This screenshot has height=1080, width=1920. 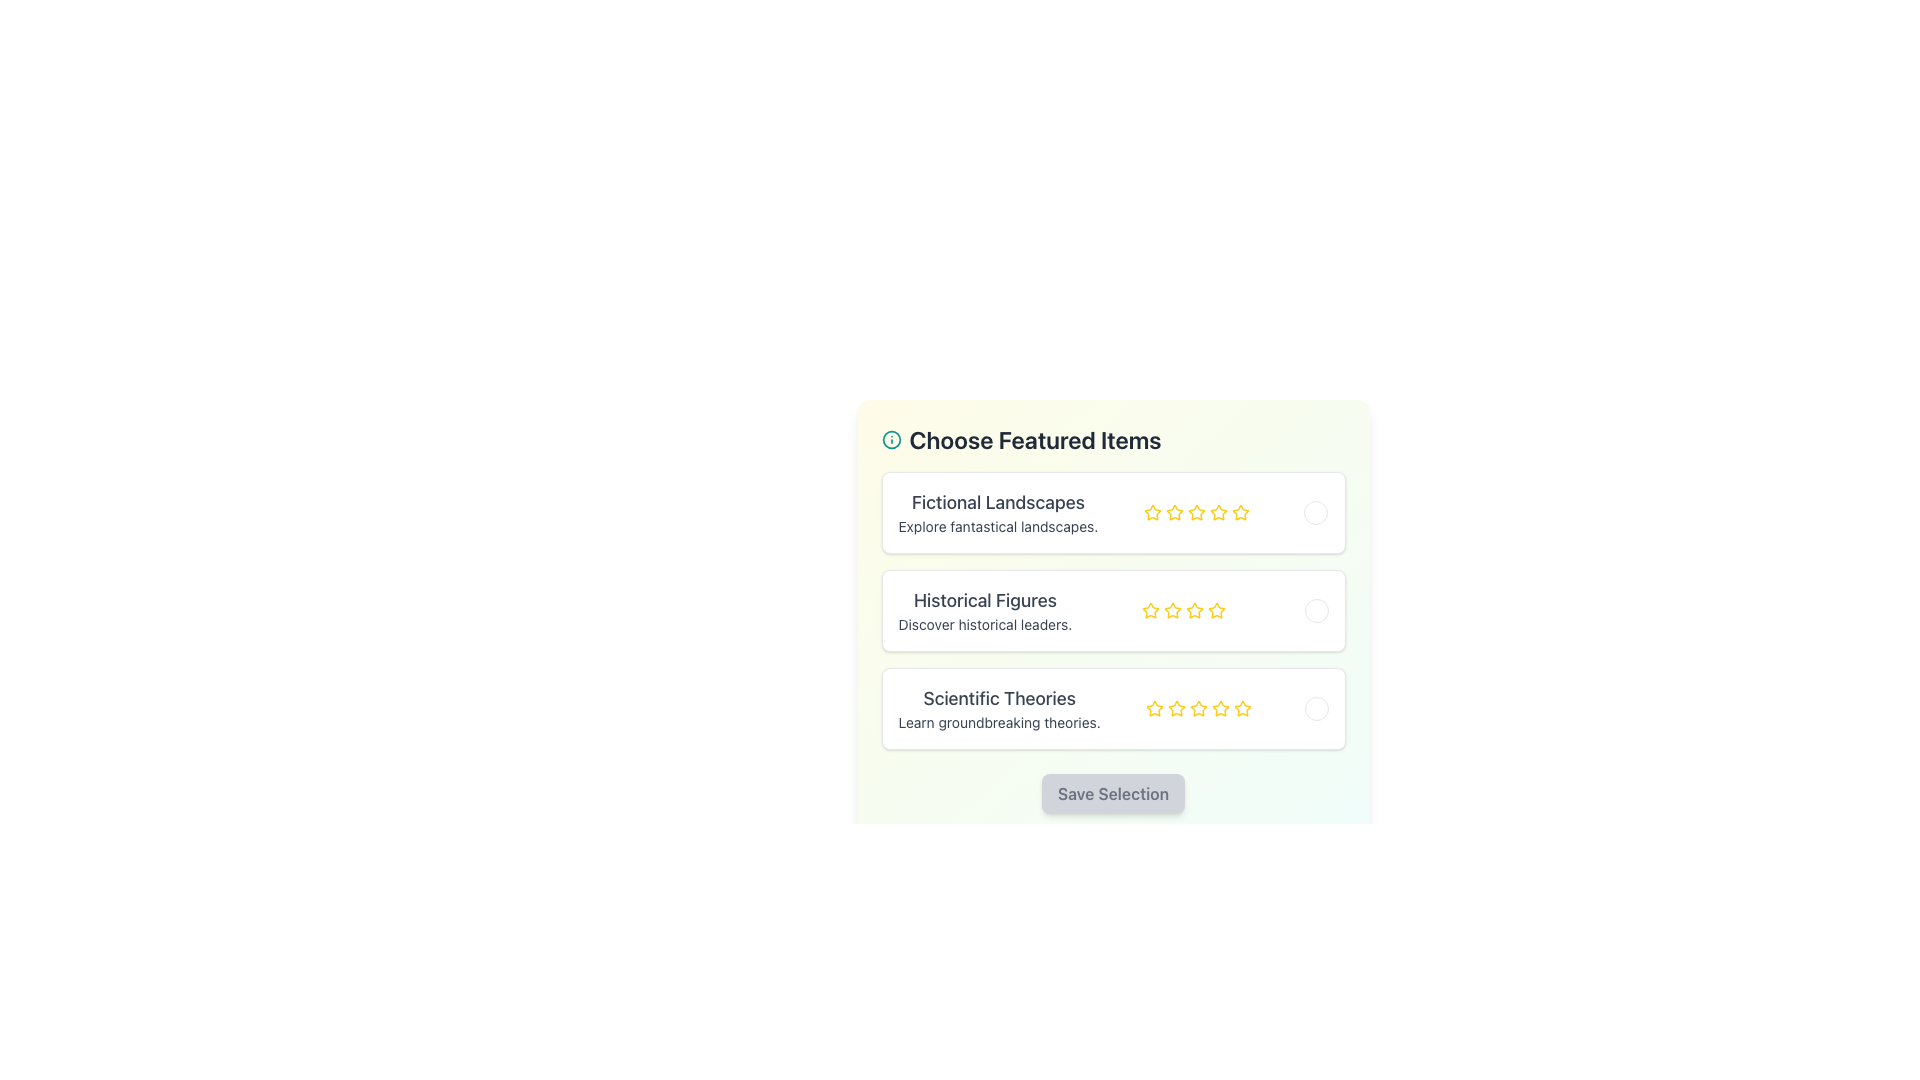 What do you see at coordinates (1112, 708) in the screenshot?
I see `the 'Scientific Theories' card, which is the third interactive option in the vertically stacked group of cards under 'Choose Featured Items'` at bounding box center [1112, 708].